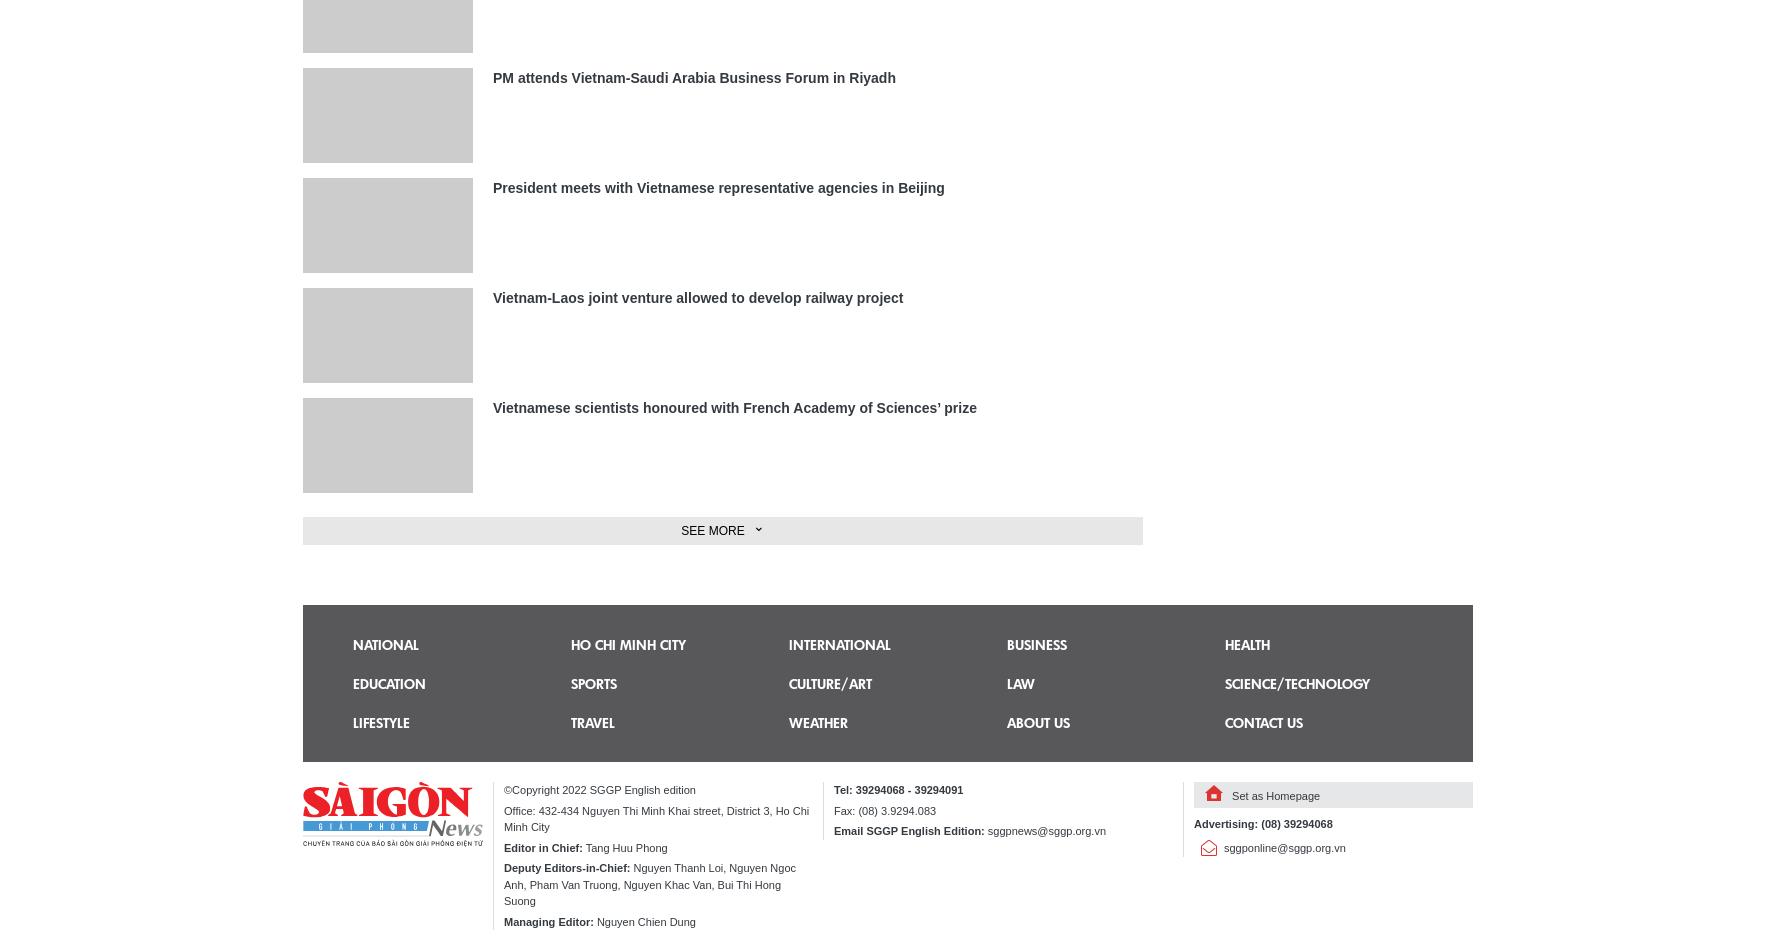  I want to click on 'Advertising: (08) 39294068', so click(1262, 821).